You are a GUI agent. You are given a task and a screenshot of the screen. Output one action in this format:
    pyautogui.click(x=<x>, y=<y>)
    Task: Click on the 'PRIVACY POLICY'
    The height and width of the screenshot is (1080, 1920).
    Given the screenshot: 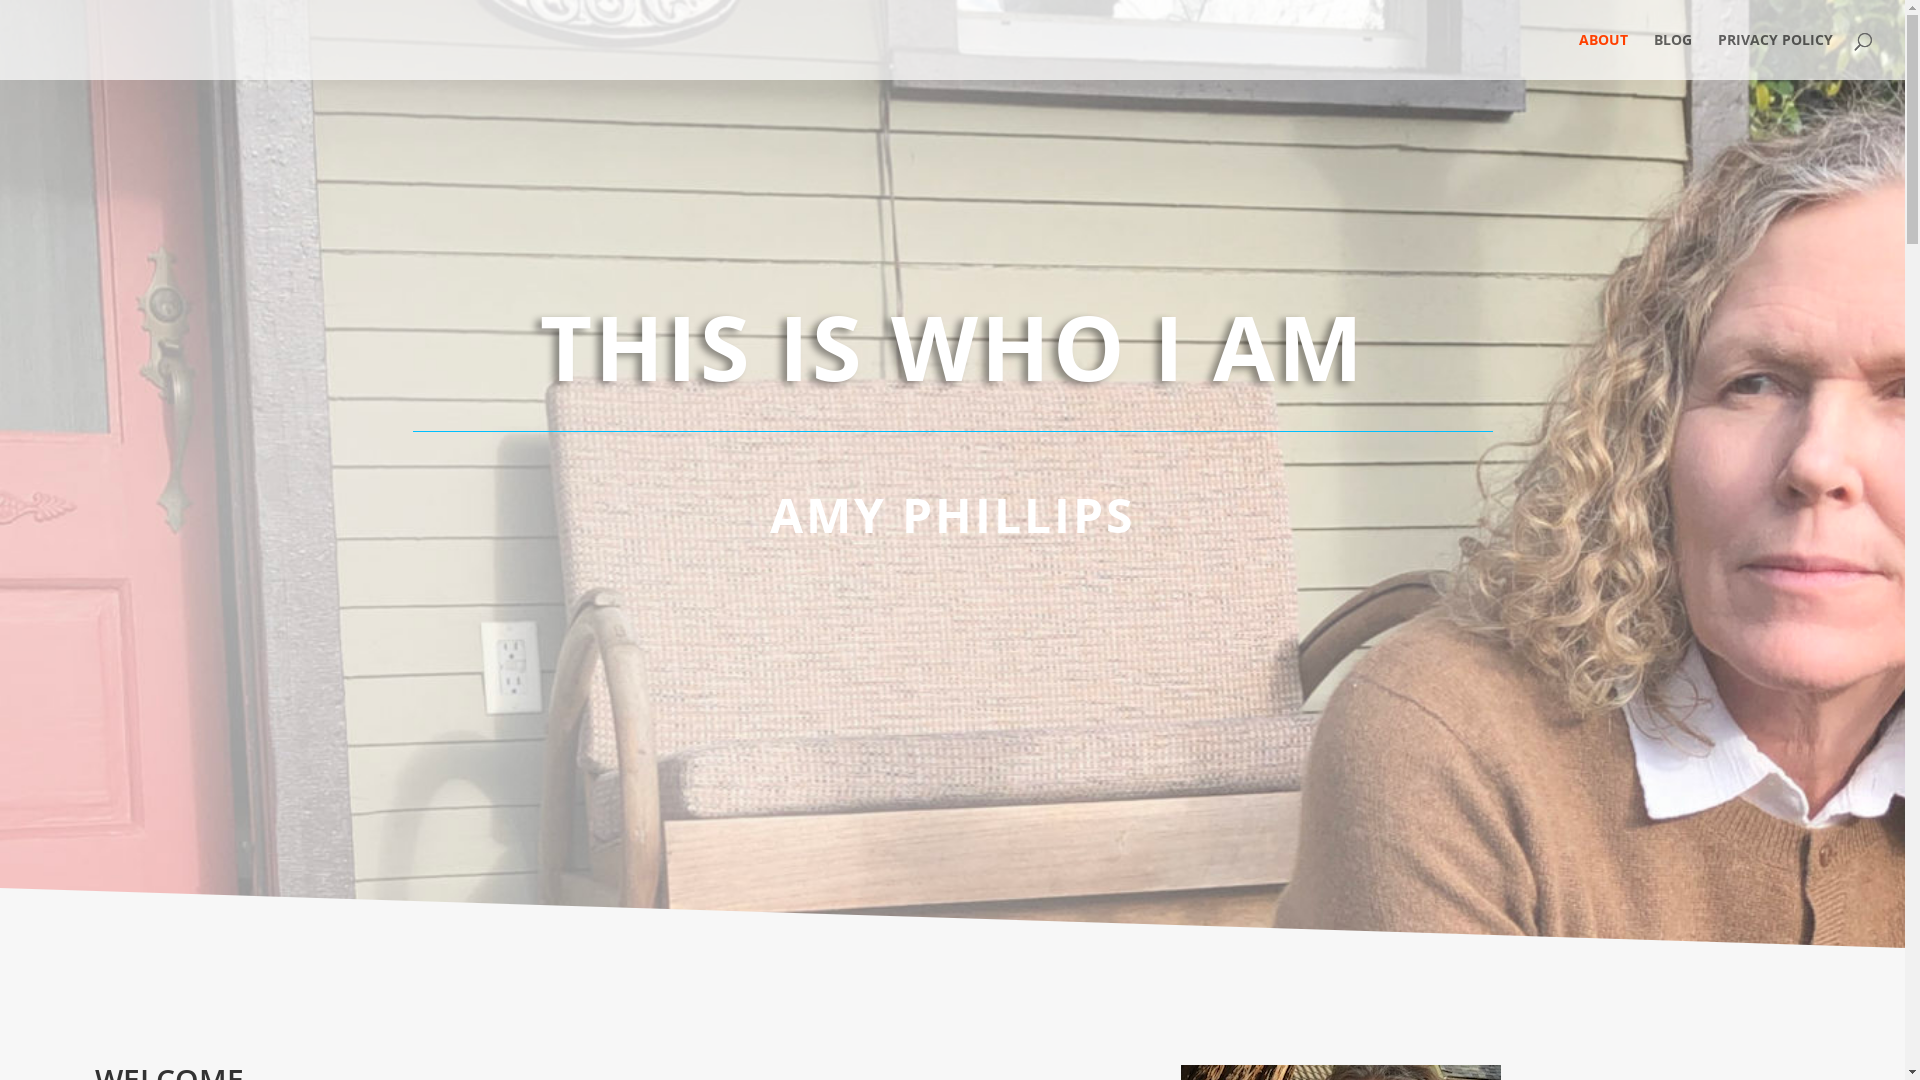 What is the action you would take?
    pyautogui.click(x=1775, y=55)
    